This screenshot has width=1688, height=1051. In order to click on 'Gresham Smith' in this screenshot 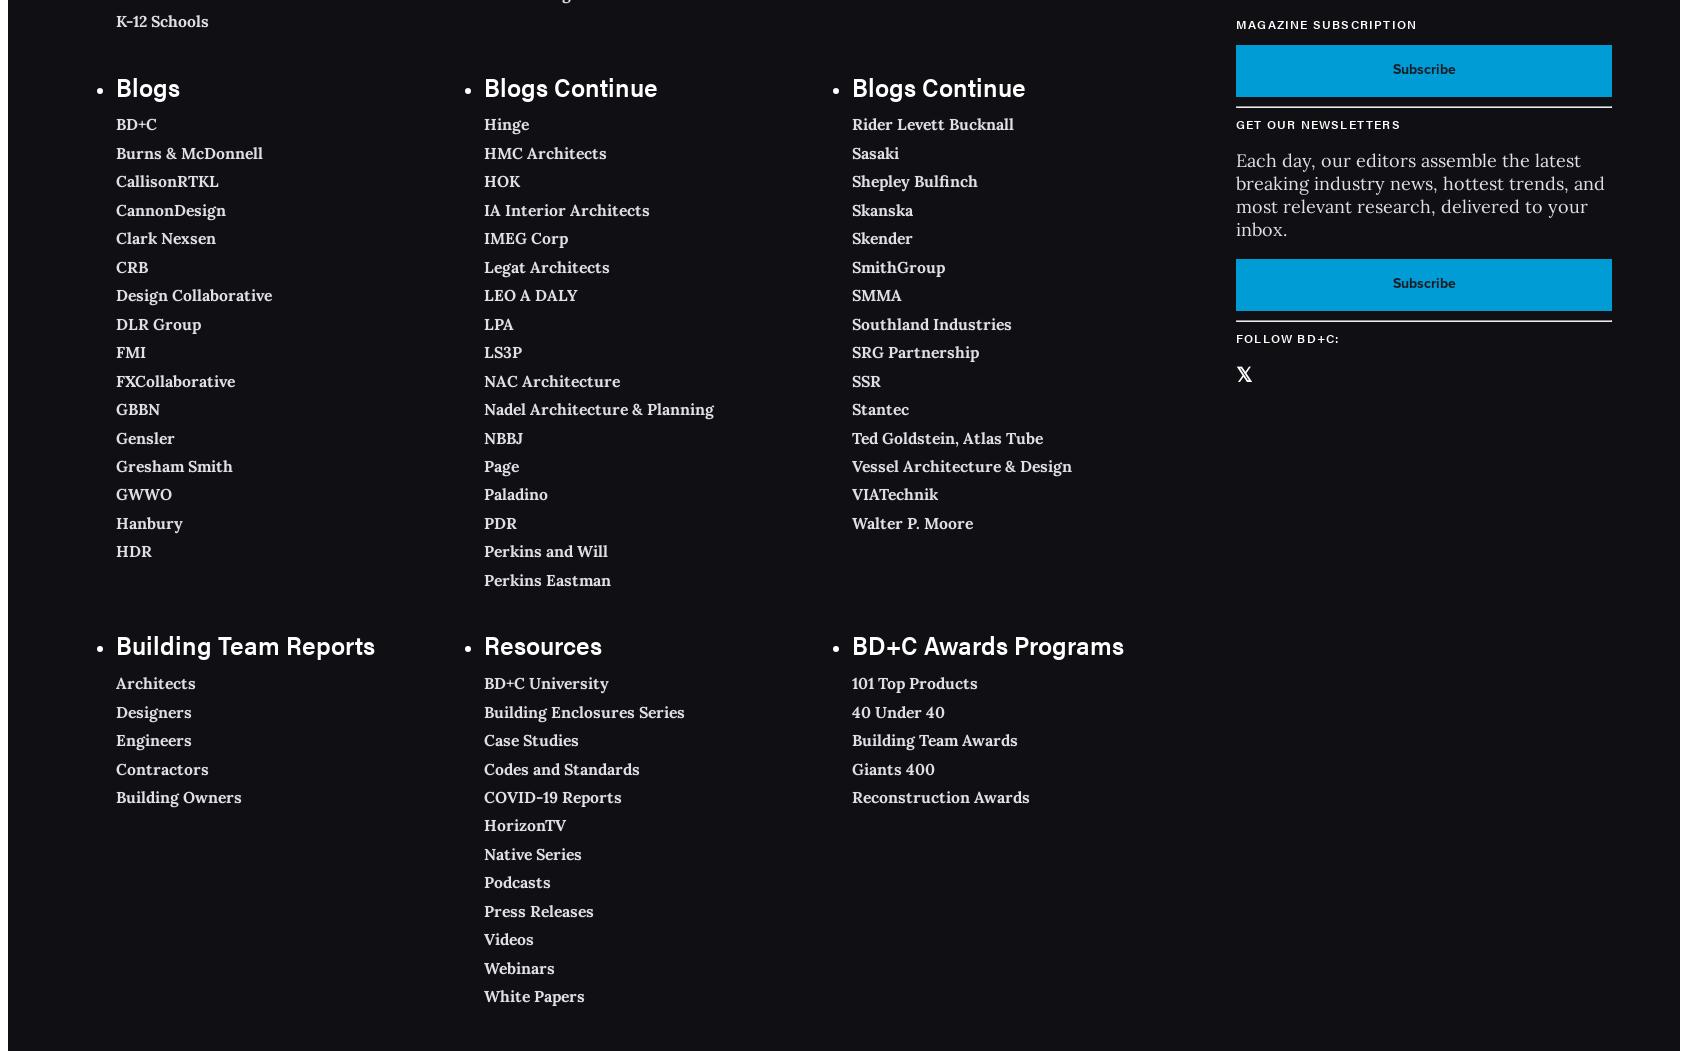, I will do `click(115, 465)`.